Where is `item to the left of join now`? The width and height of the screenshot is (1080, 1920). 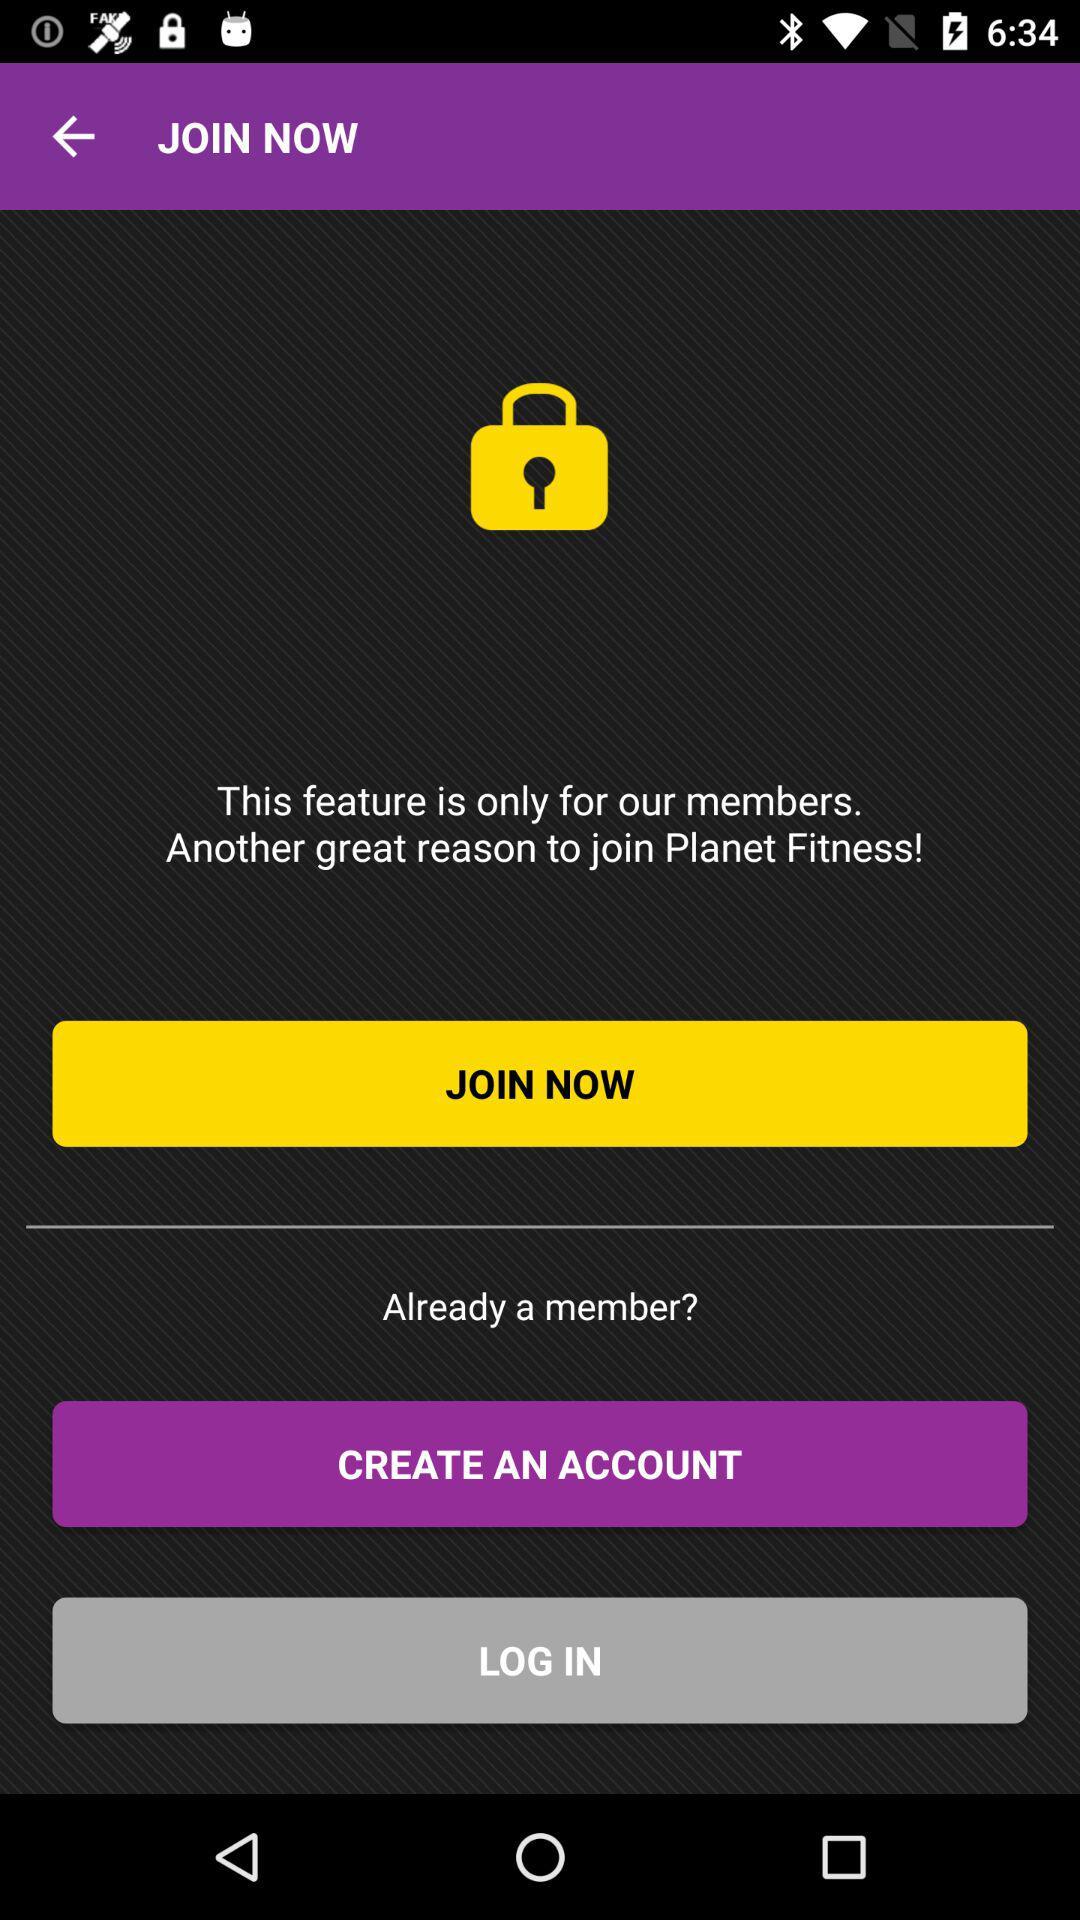
item to the left of join now is located at coordinates (72, 135).